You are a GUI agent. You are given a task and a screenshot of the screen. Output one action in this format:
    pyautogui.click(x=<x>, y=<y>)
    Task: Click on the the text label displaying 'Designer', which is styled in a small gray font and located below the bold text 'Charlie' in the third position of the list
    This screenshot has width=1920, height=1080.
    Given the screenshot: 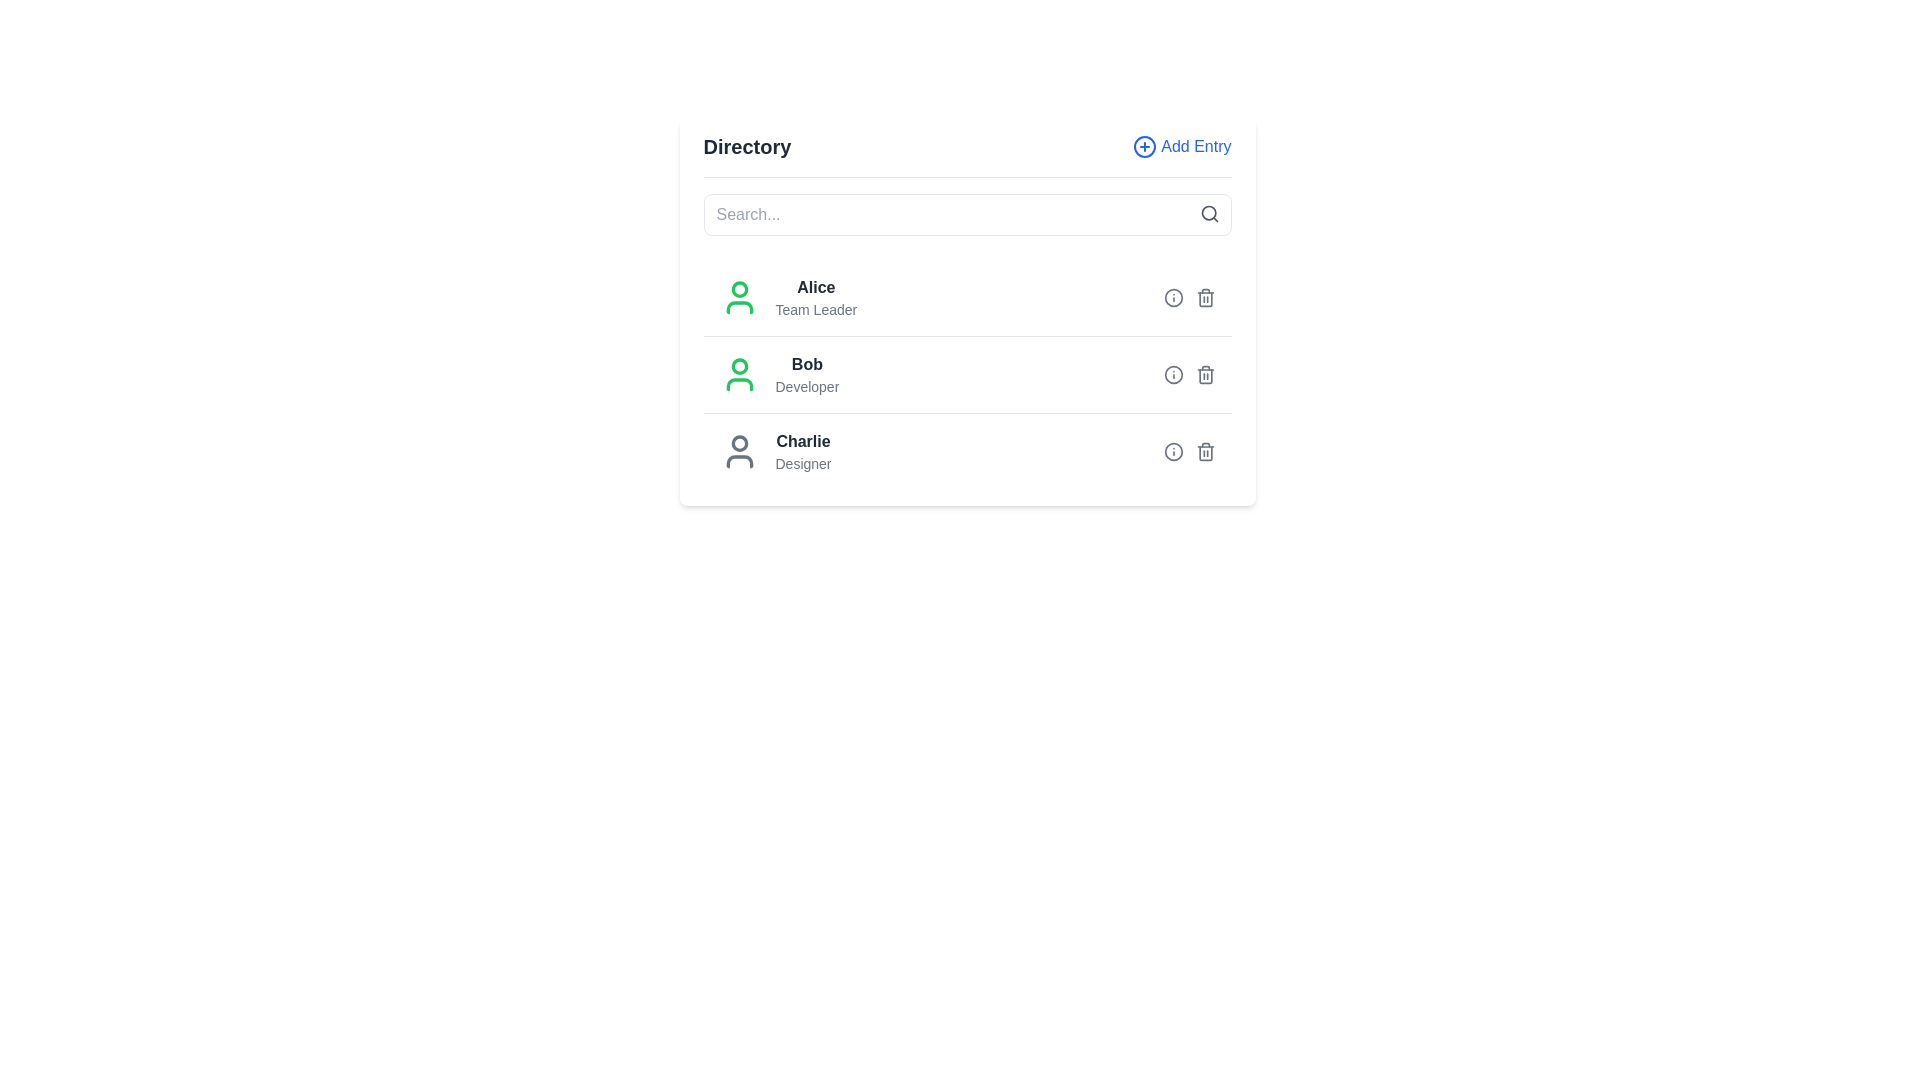 What is the action you would take?
    pyautogui.click(x=803, y=463)
    